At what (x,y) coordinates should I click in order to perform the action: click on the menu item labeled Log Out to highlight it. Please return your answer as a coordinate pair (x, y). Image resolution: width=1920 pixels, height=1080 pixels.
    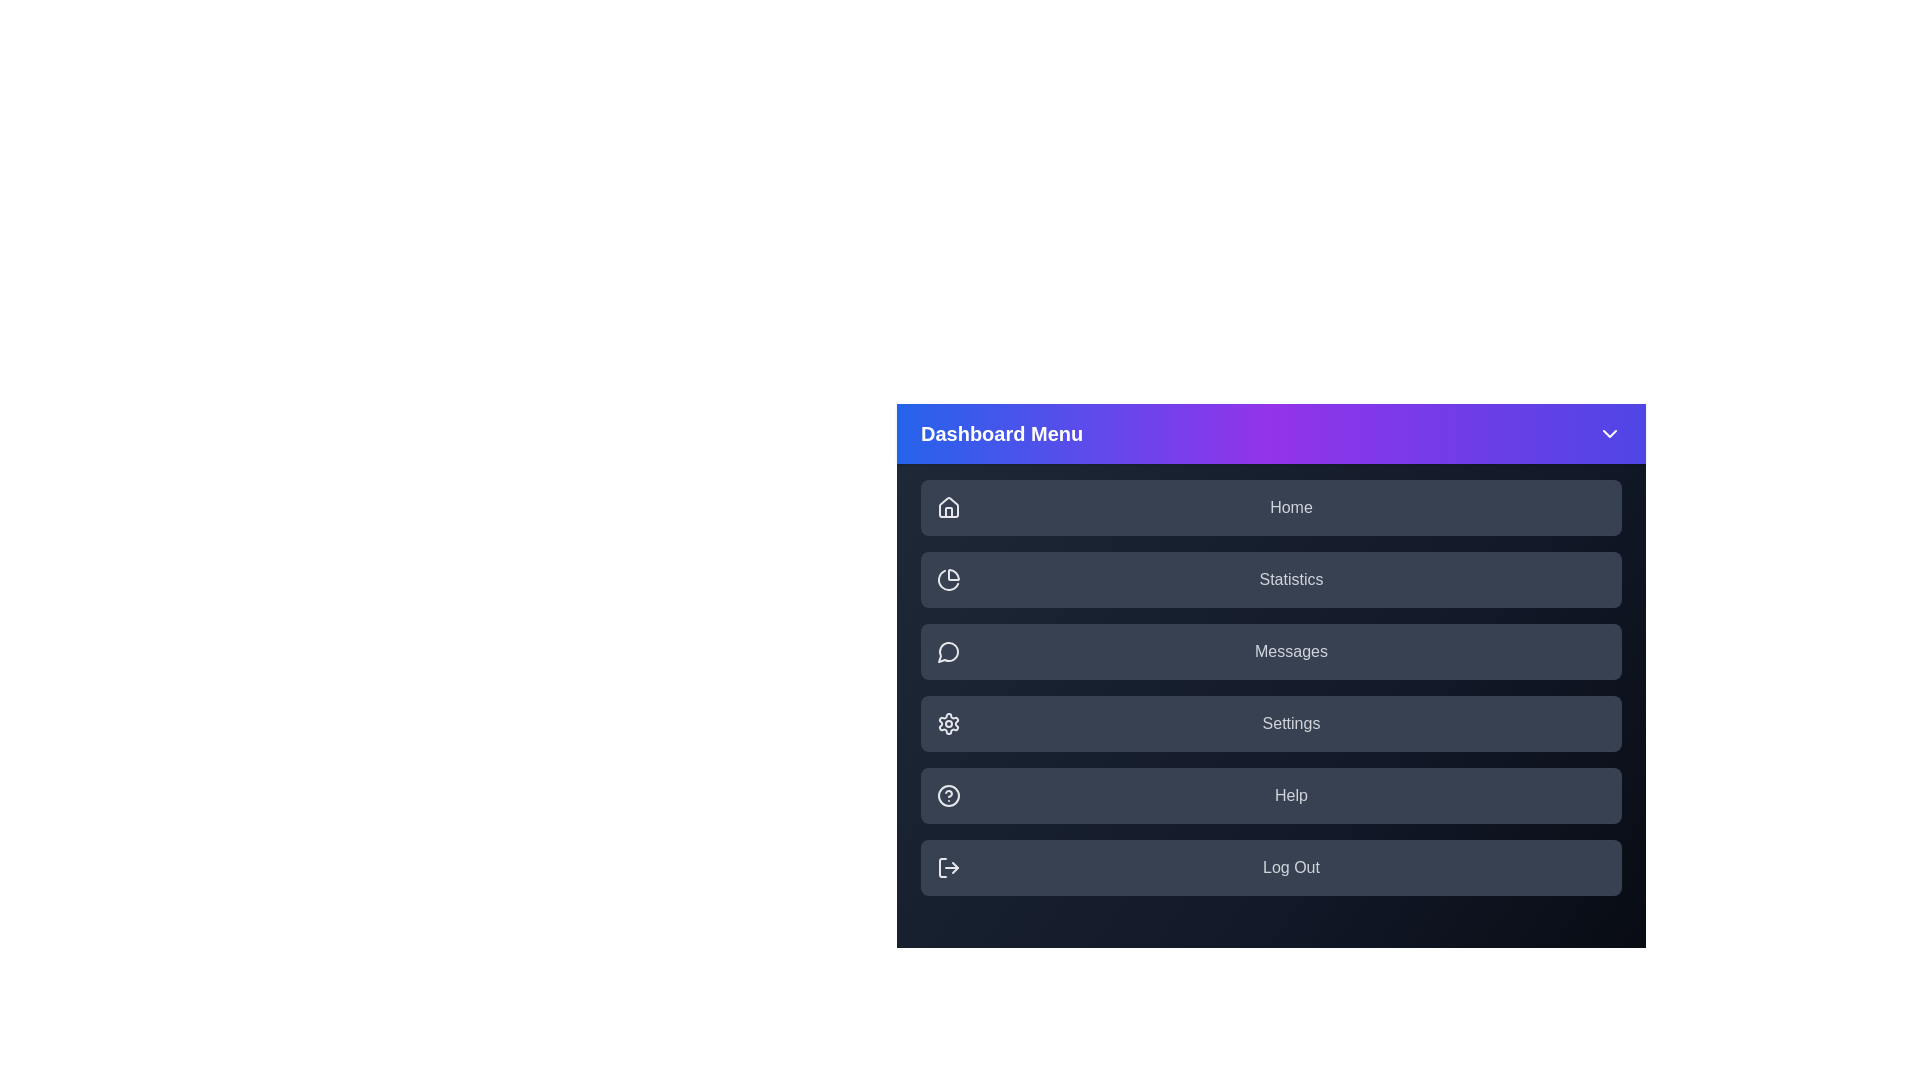
    Looking at the image, I should click on (1270, 866).